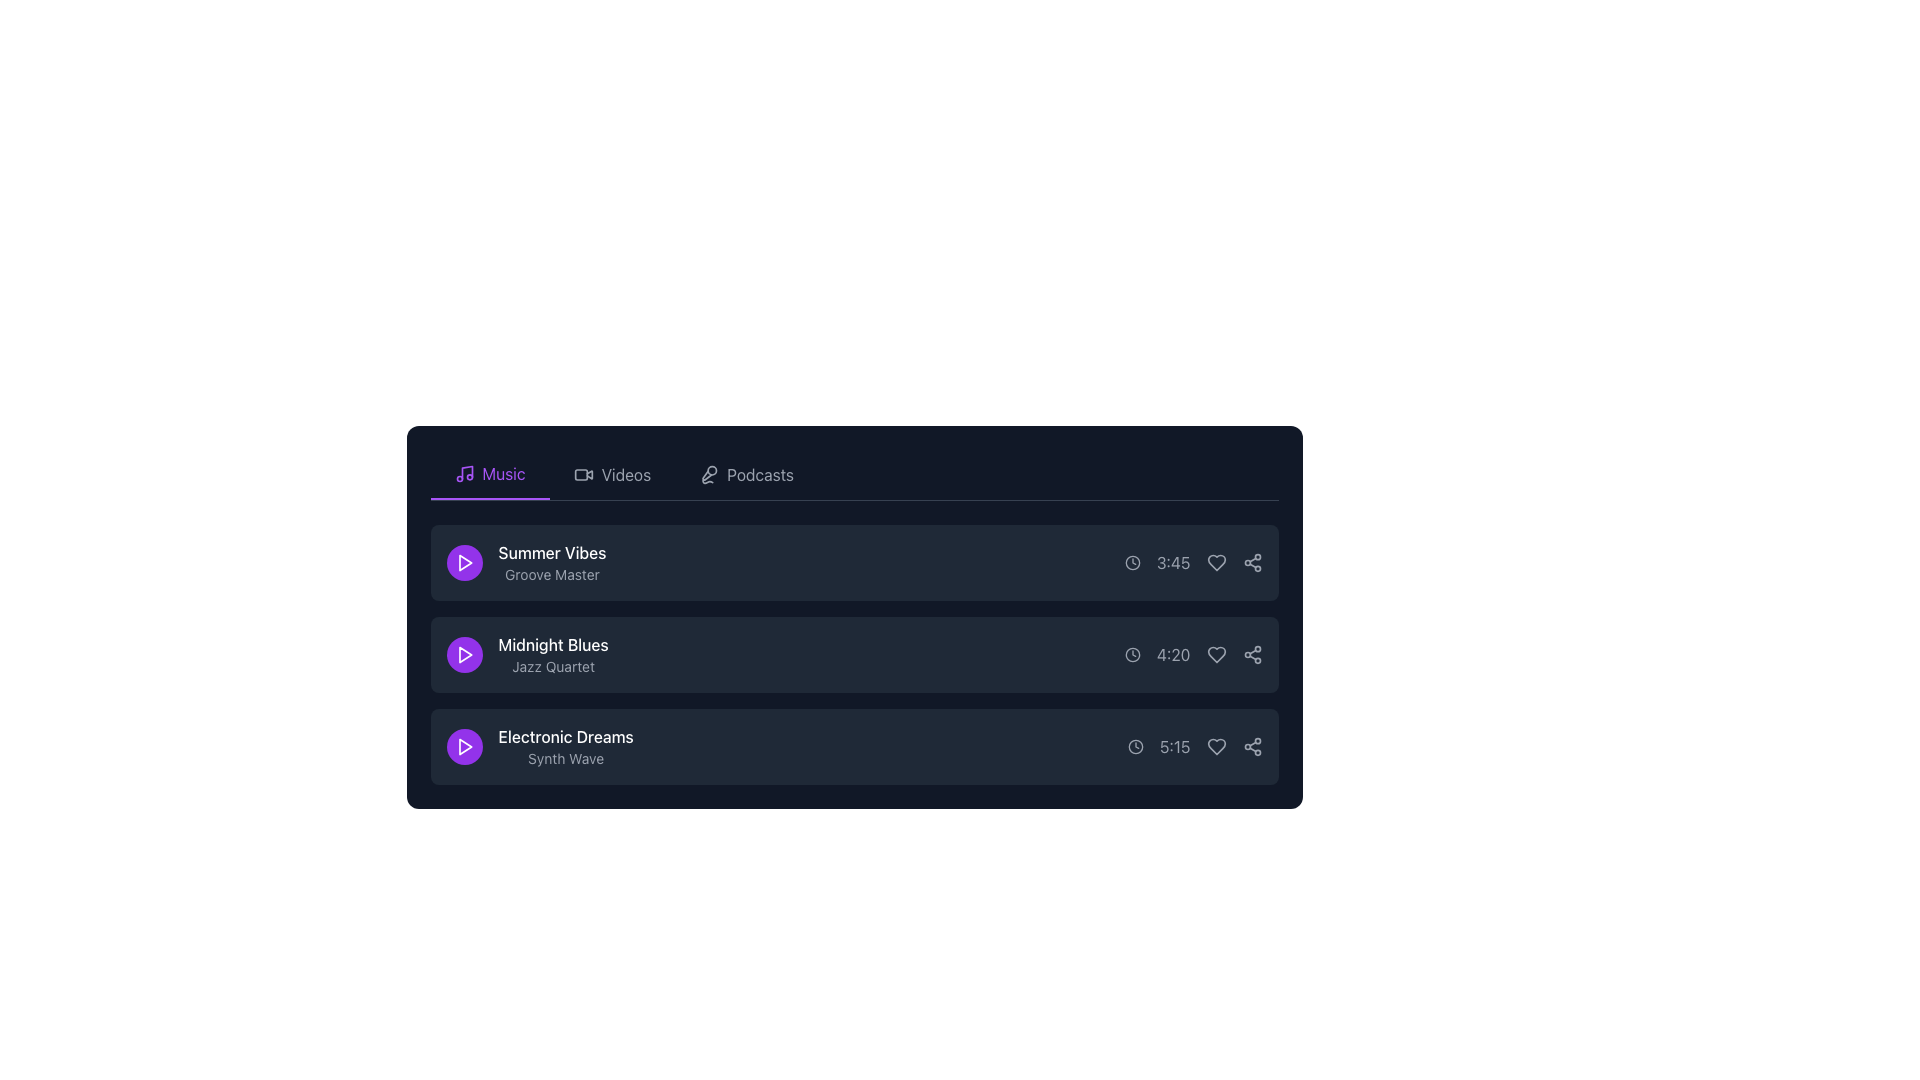 Image resolution: width=1920 pixels, height=1080 pixels. What do you see at coordinates (552, 552) in the screenshot?
I see `the text of the textual label displaying 'Summer Vibes', which is a white-colored font positioned above the text 'Groove Master'` at bounding box center [552, 552].